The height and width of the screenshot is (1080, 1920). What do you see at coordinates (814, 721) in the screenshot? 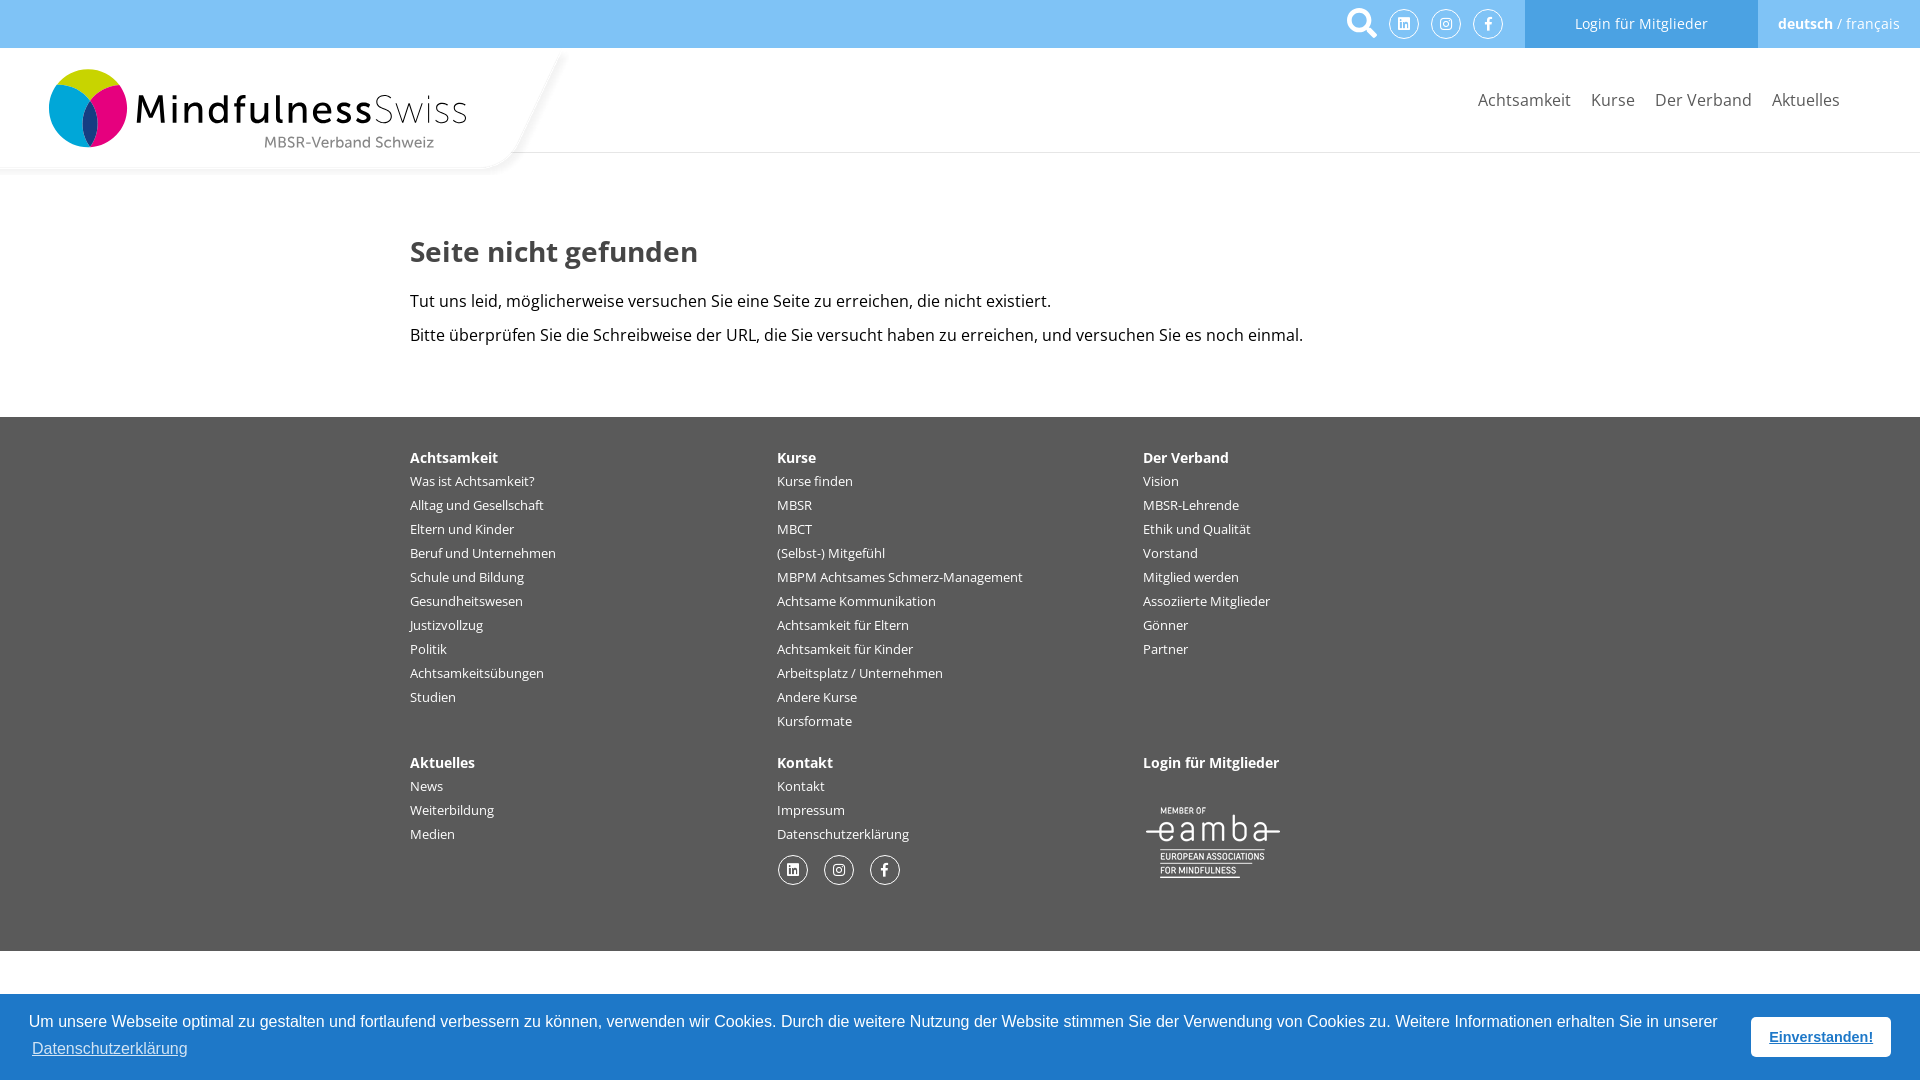
I see `'Kursformate'` at bounding box center [814, 721].